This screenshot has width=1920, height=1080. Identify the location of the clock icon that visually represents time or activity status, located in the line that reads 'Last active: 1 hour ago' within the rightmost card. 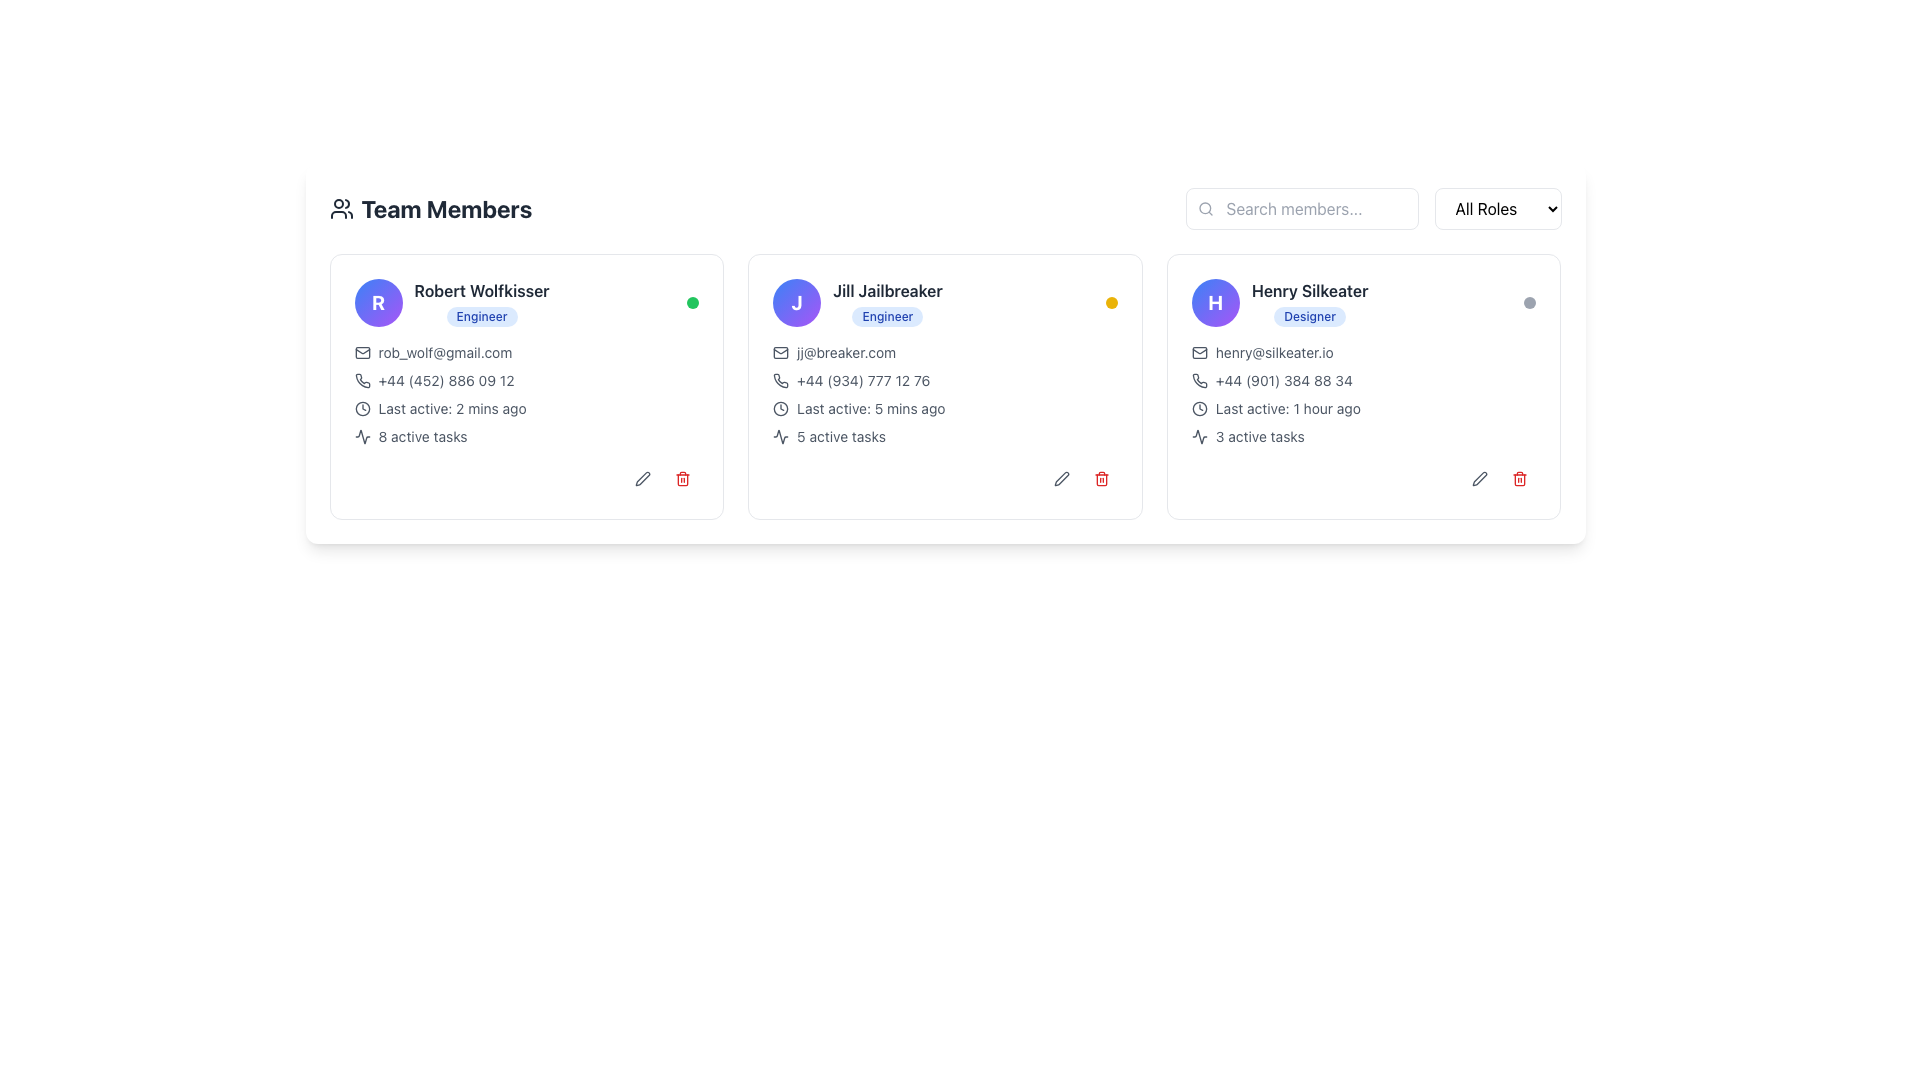
(1199, 407).